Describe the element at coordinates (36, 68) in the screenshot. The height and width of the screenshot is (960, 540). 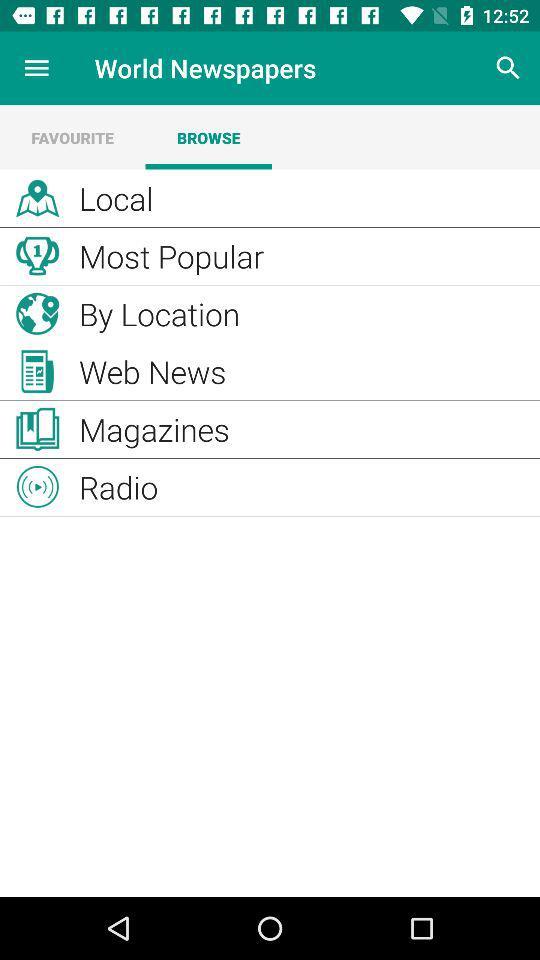
I see `the icon to the left of world newspapers` at that location.